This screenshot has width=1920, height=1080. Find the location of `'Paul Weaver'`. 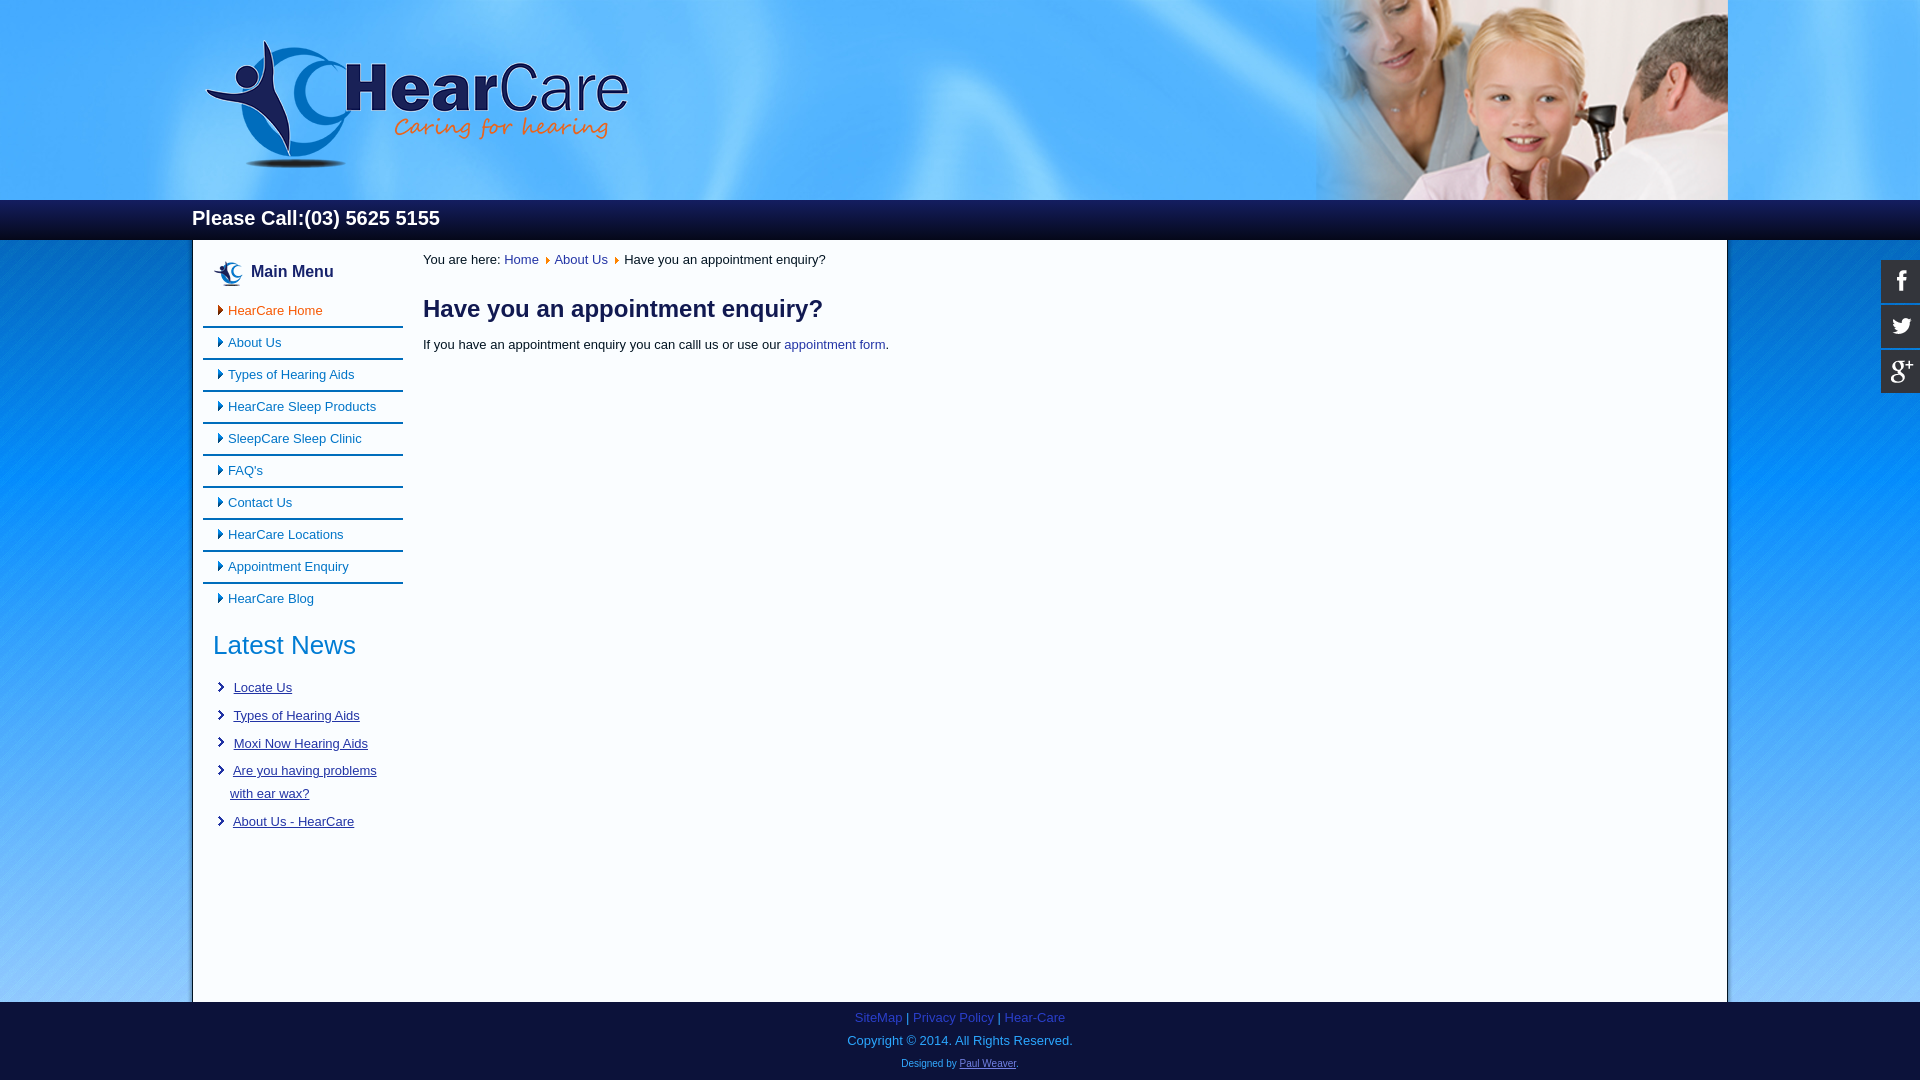

'Paul Weaver' is located at coordinates (988, 1062).